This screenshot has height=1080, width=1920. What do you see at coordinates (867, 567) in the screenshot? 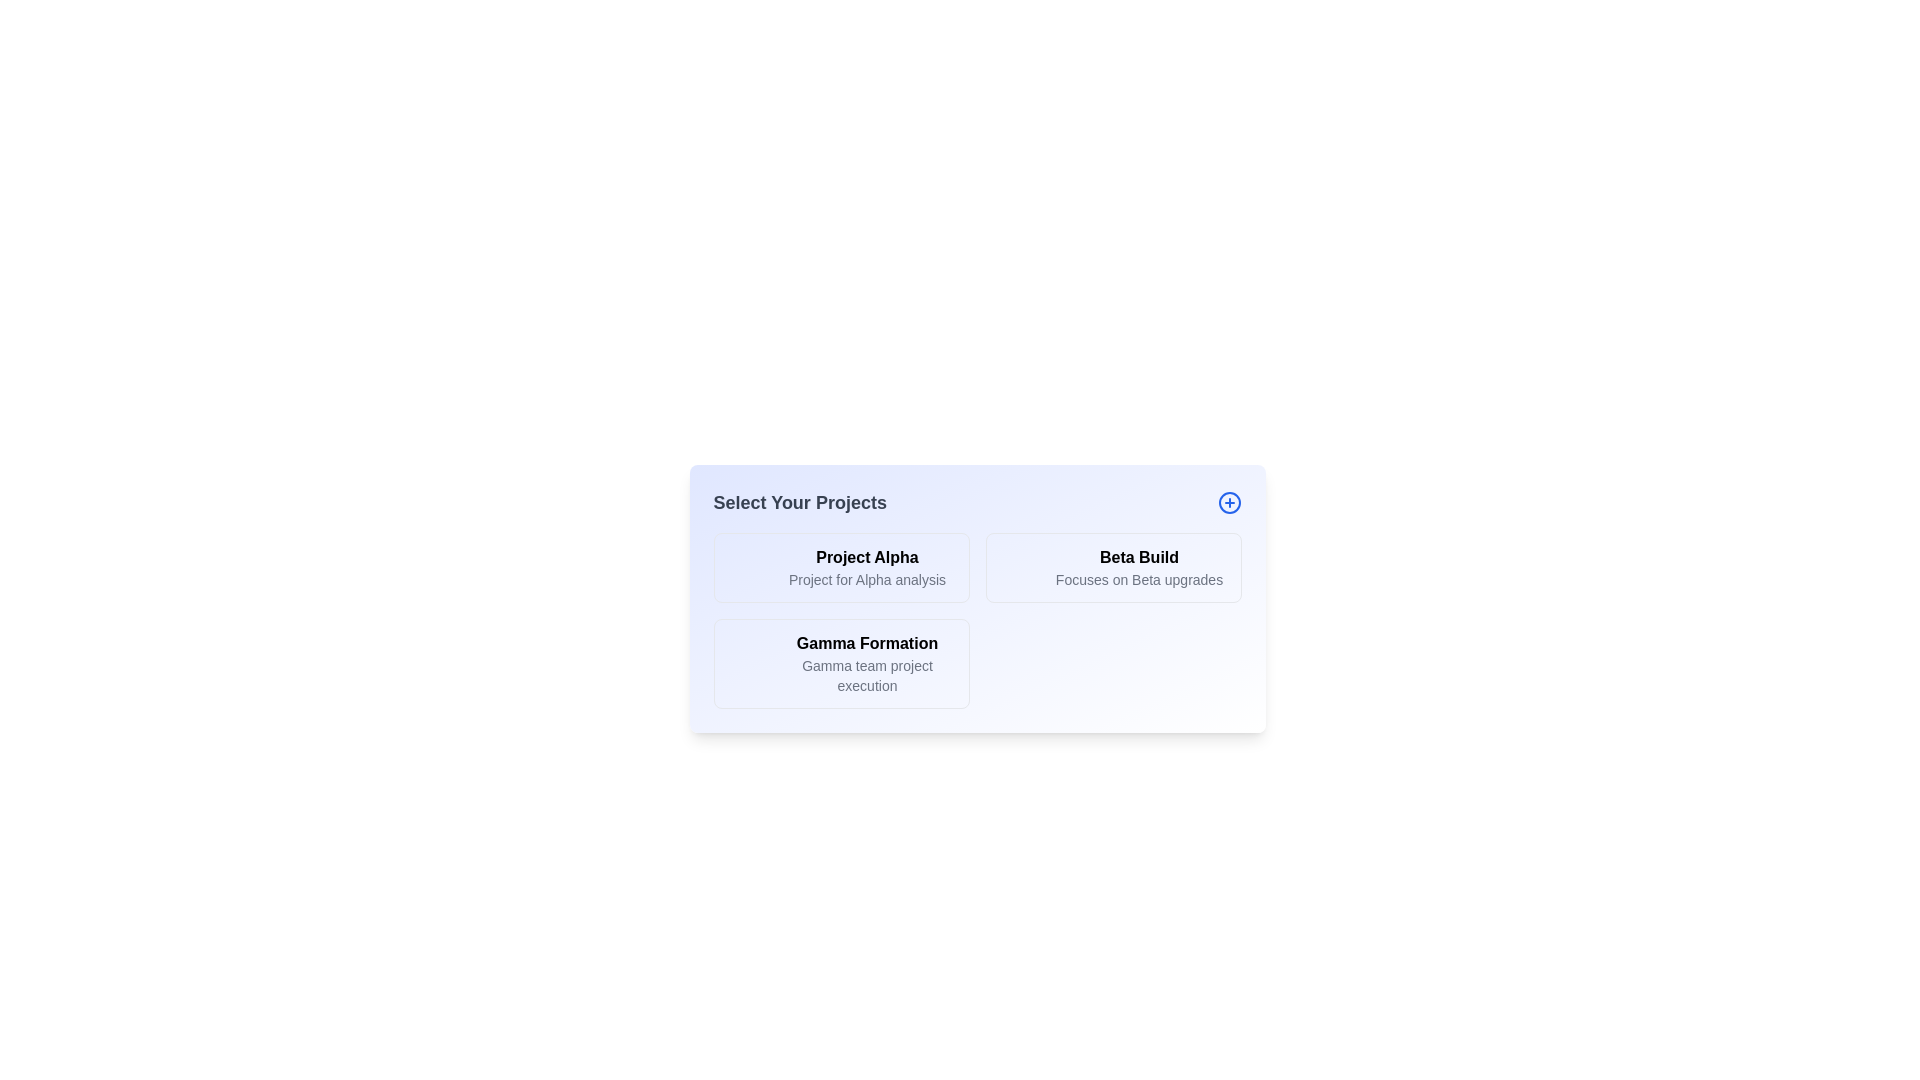
I see `text element titled 'Project Alpha' with the subtitle 'Project for Alpha analysis' located in the top-left quadrant of the project selection area` at bounding box center [867, 567].